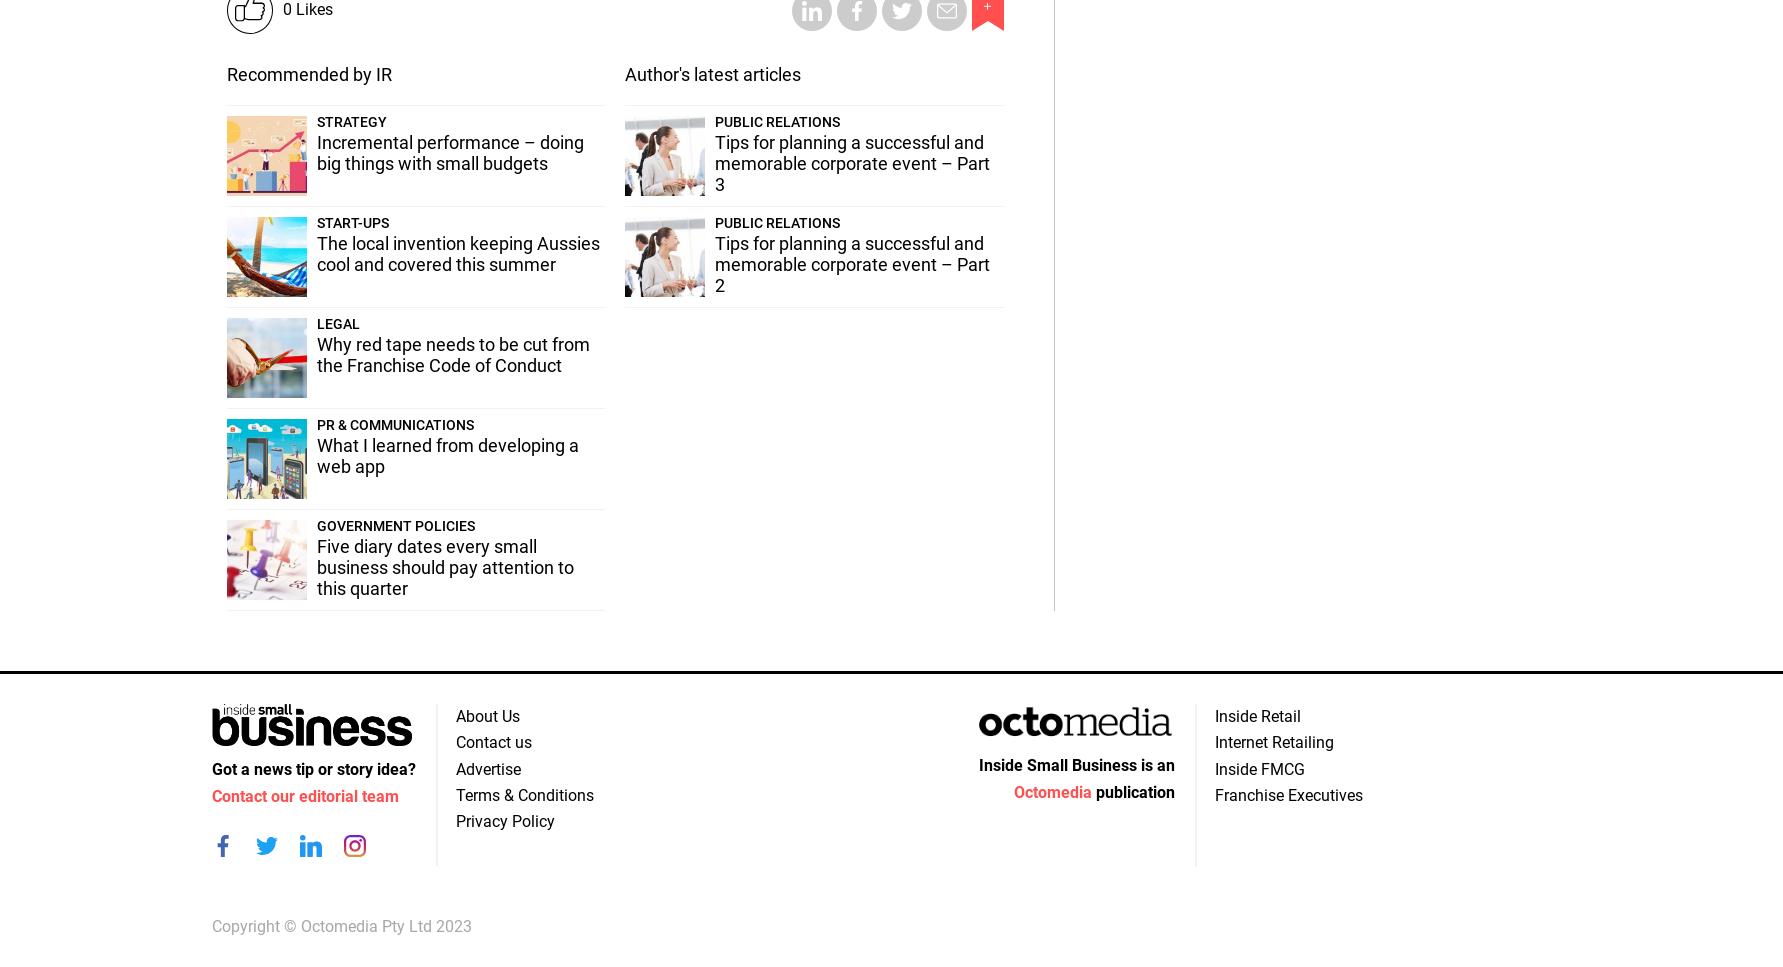 This screenshot has width=1783, height=967. What do you see at coordinates (314, 152) in the screenshot?
I see `'Incremental performance – doing big things with small budgets'` at bounding box center [314, 152].